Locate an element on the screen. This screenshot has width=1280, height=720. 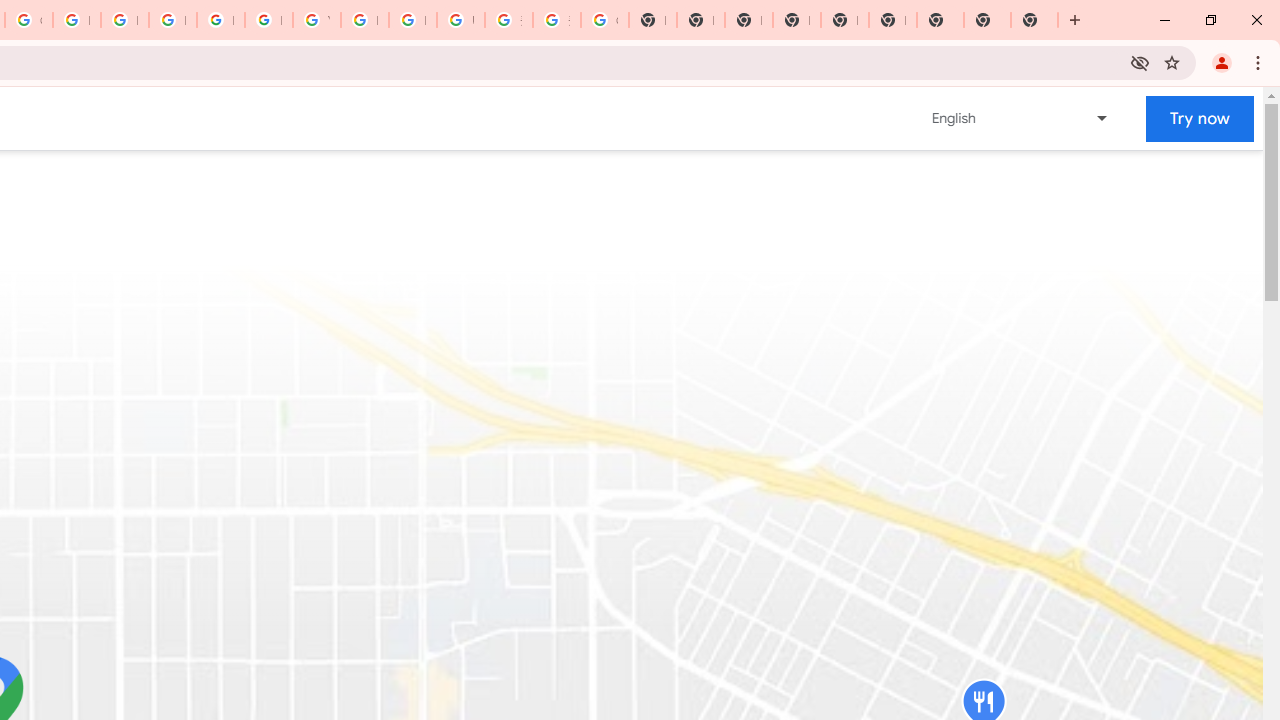
'Privacy Help Center - Policies Help' is located at coordinates (76, 20).